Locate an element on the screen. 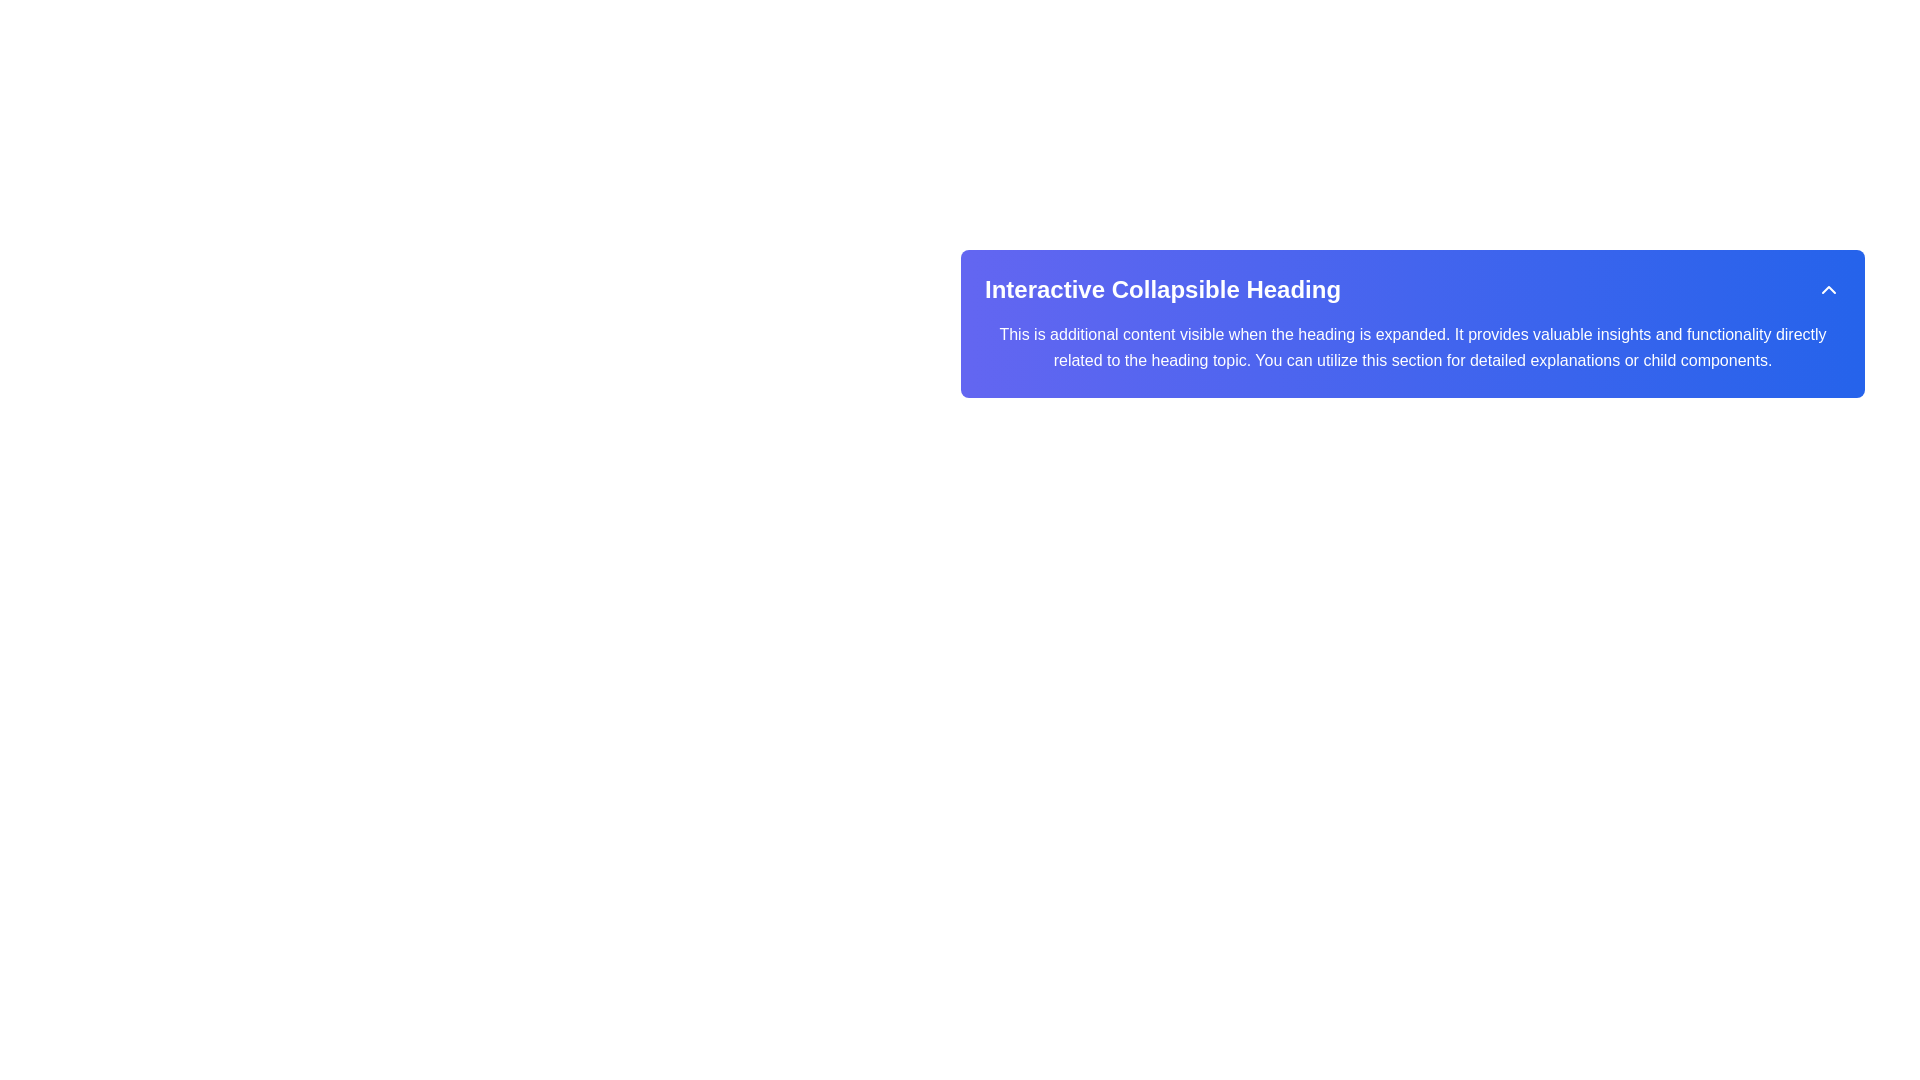 This screenshot has width=1920, height=1080. the text block located beneath the 'Interactive Collapsible Heading', which contains descriptive content styled in a sans-serif font is located at coordinates (1411, 346).